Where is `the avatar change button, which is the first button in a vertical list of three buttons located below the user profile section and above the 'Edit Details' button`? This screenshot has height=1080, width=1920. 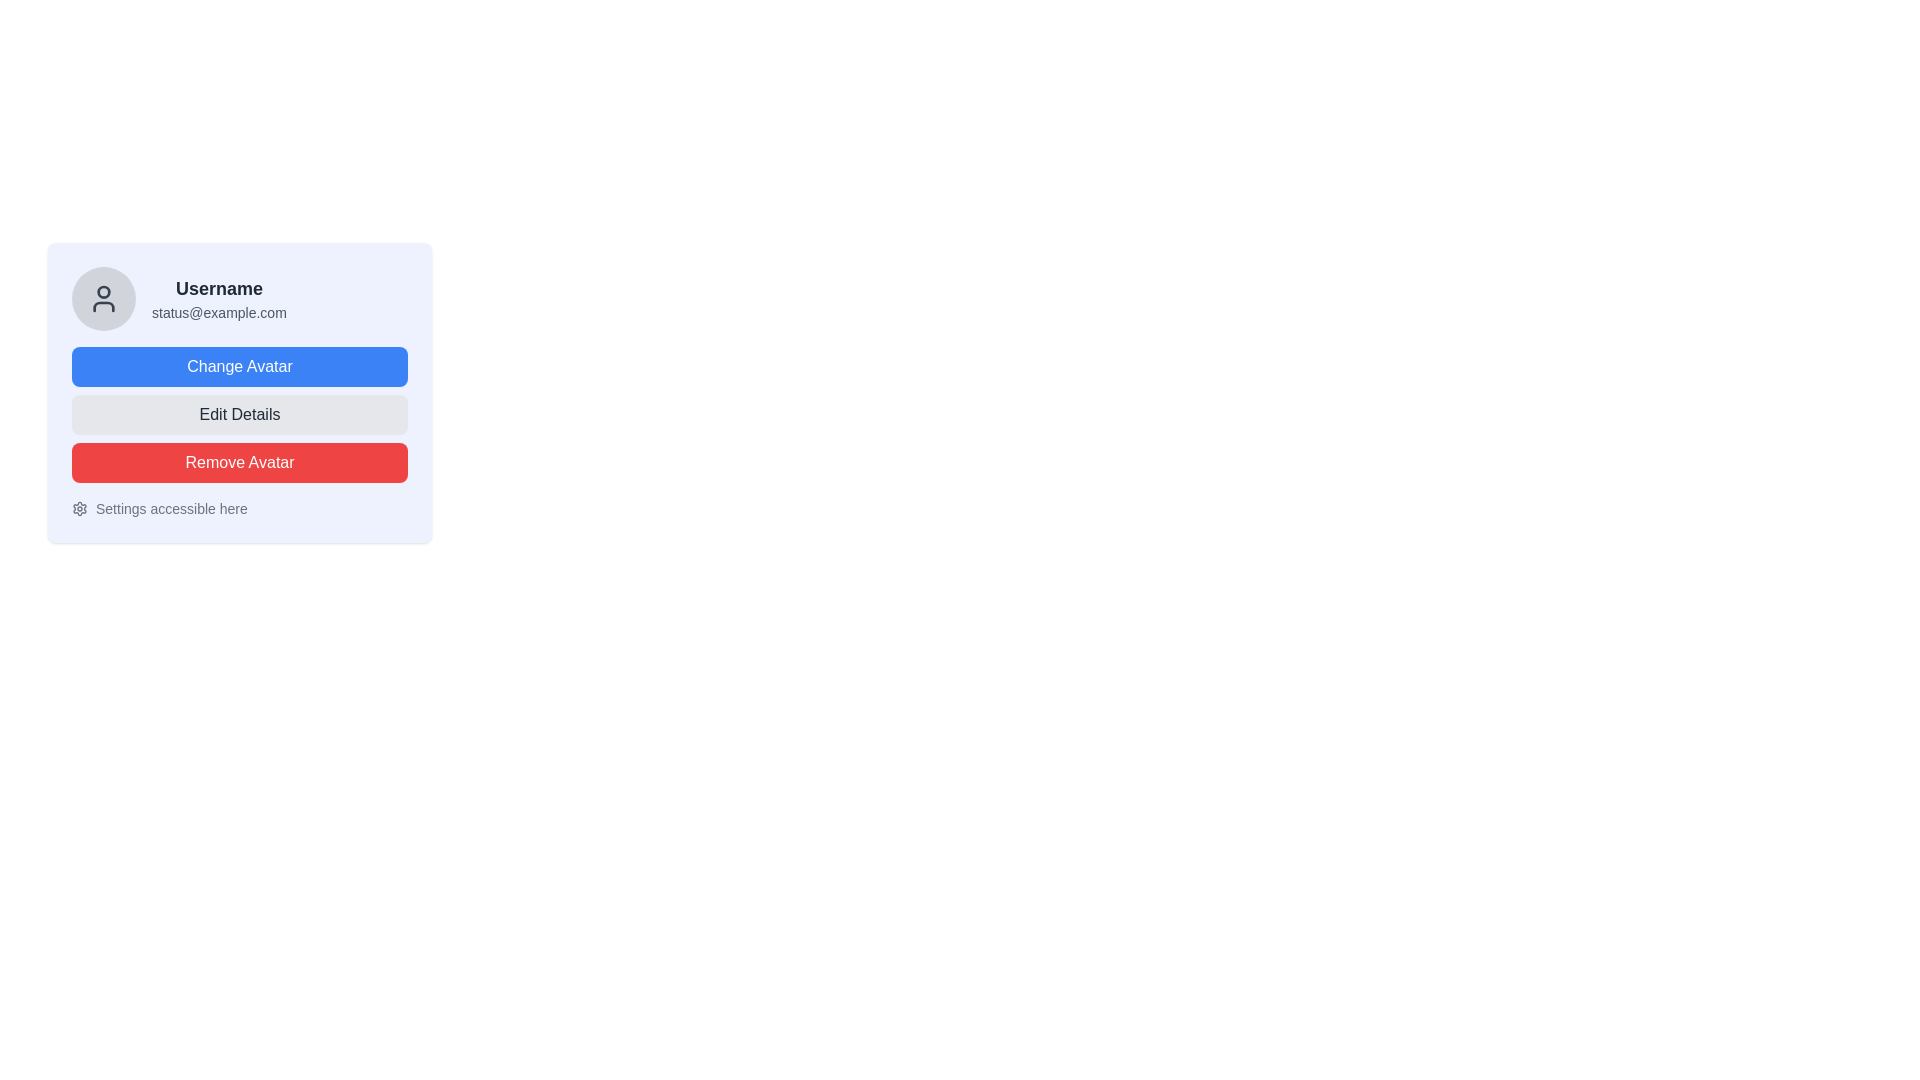 the avatar change button, which is the first button in a vertical list of three buttons located below the user profile section and above the 'Edit Details' button is located at coordinates (240, 366).